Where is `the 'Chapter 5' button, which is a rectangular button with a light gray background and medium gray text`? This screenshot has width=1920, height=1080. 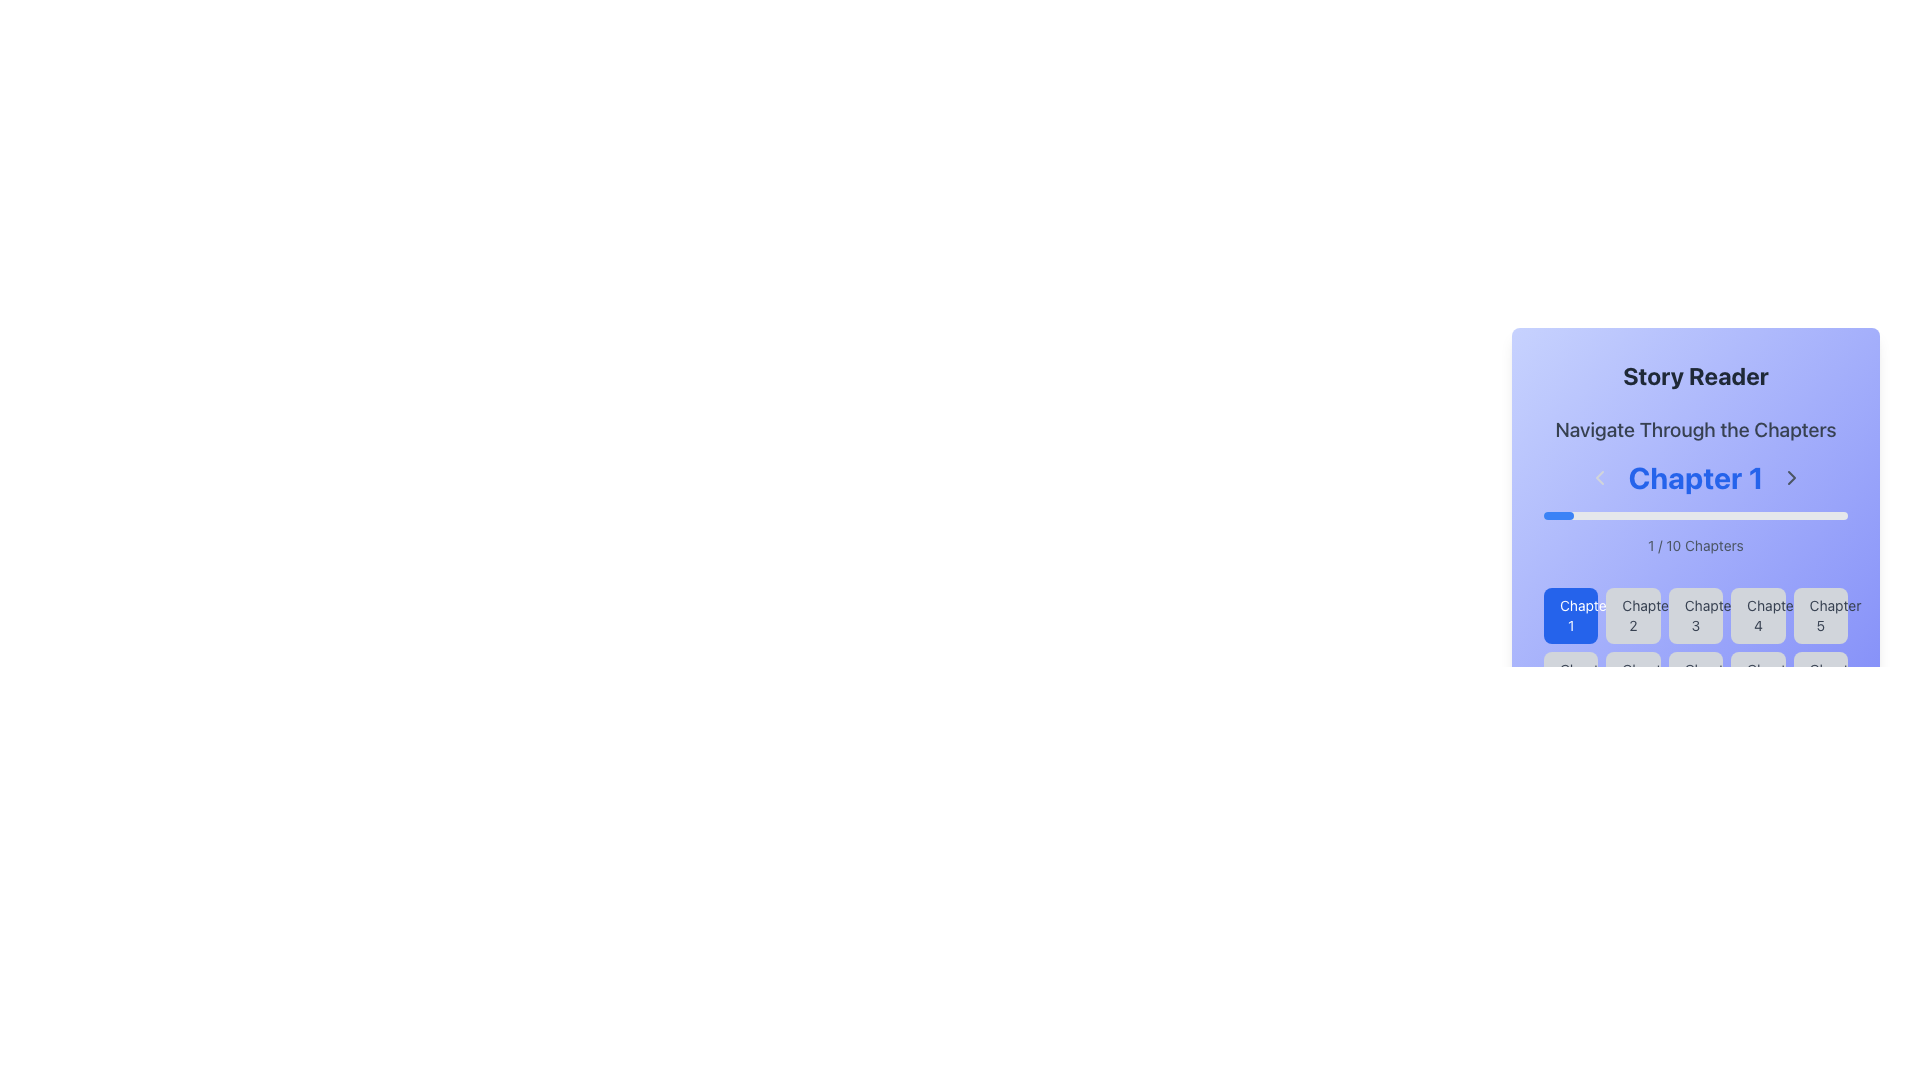 the 'Chapter 5' button, which is a rectangular button with a light gray background and medium gray text is located at coordinates (1820, 615).